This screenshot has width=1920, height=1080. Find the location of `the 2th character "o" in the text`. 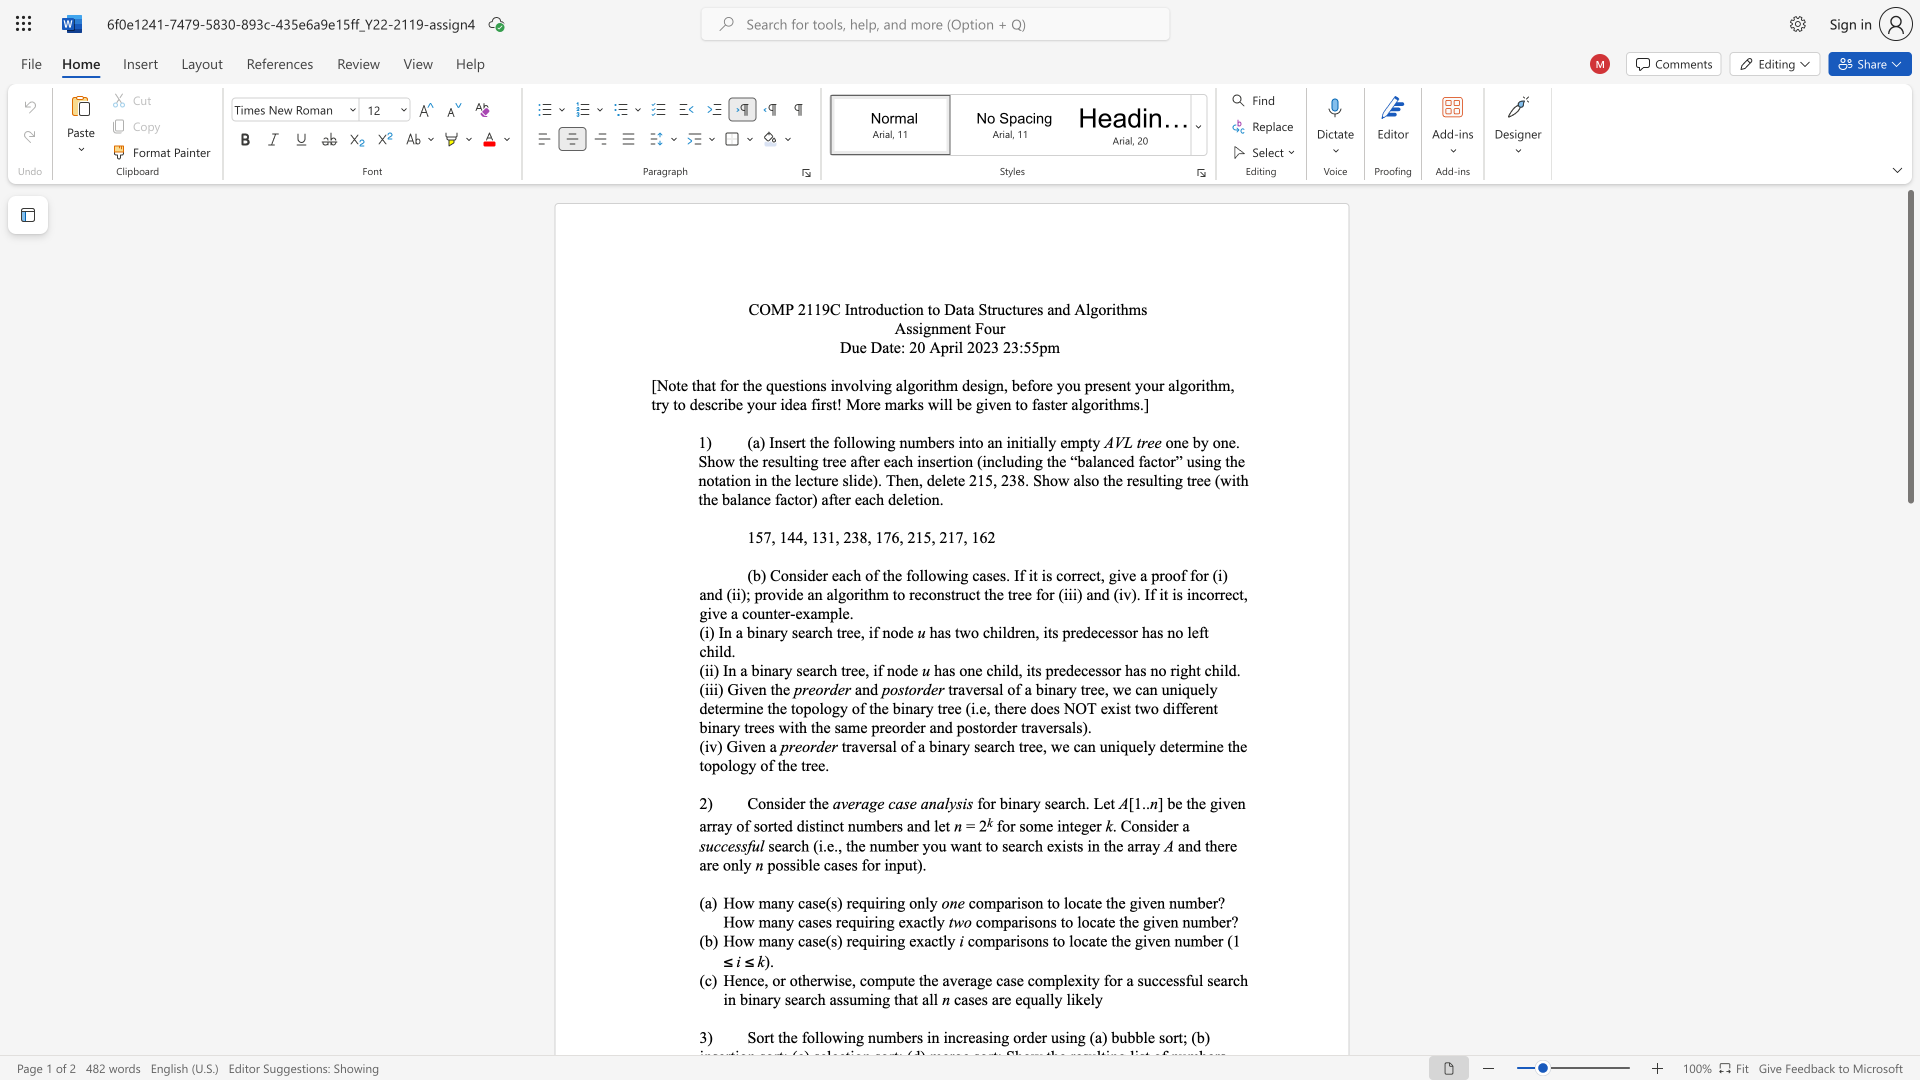

the 2th character "o" in the text is located at coordinates (859, 441).